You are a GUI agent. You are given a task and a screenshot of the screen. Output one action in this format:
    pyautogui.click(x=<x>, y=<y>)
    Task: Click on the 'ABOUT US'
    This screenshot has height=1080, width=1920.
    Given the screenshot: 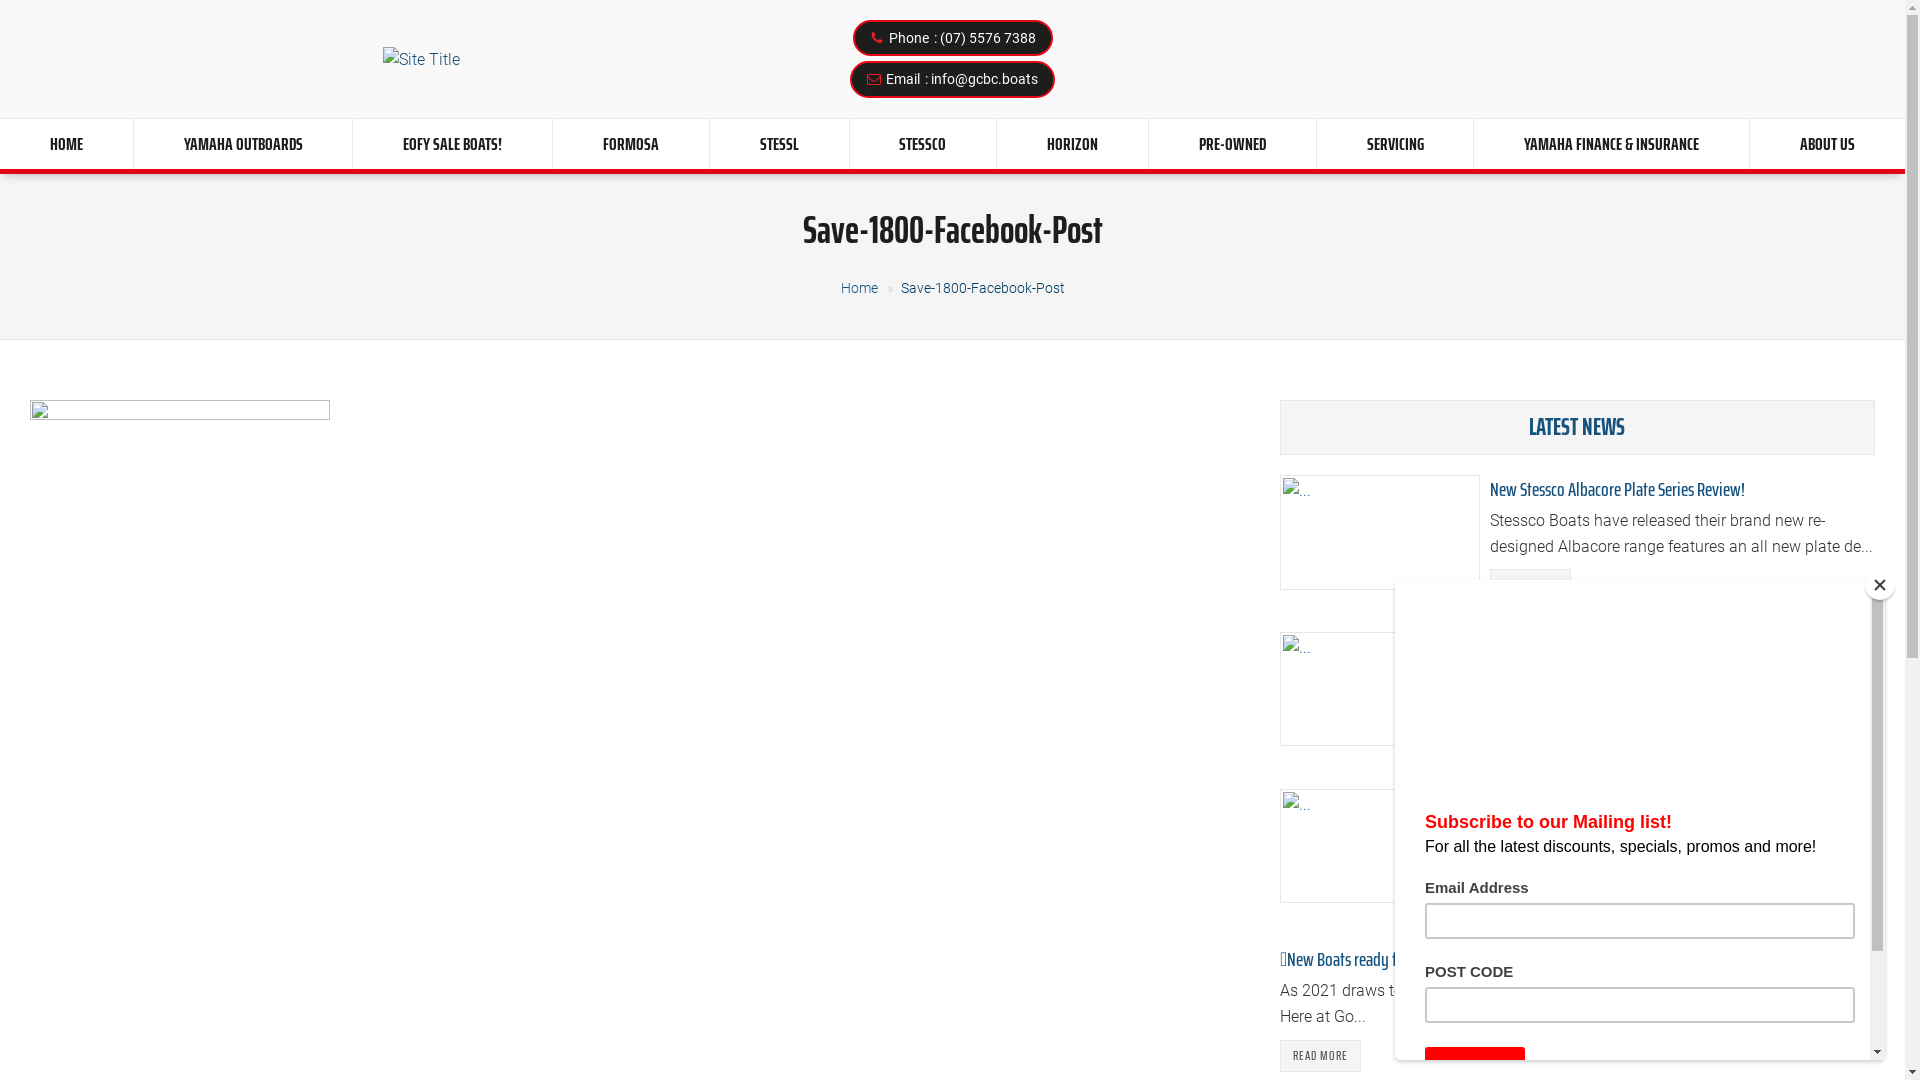 What is the action you would take?
    pyautogui.click(x=1827, y=142)
    